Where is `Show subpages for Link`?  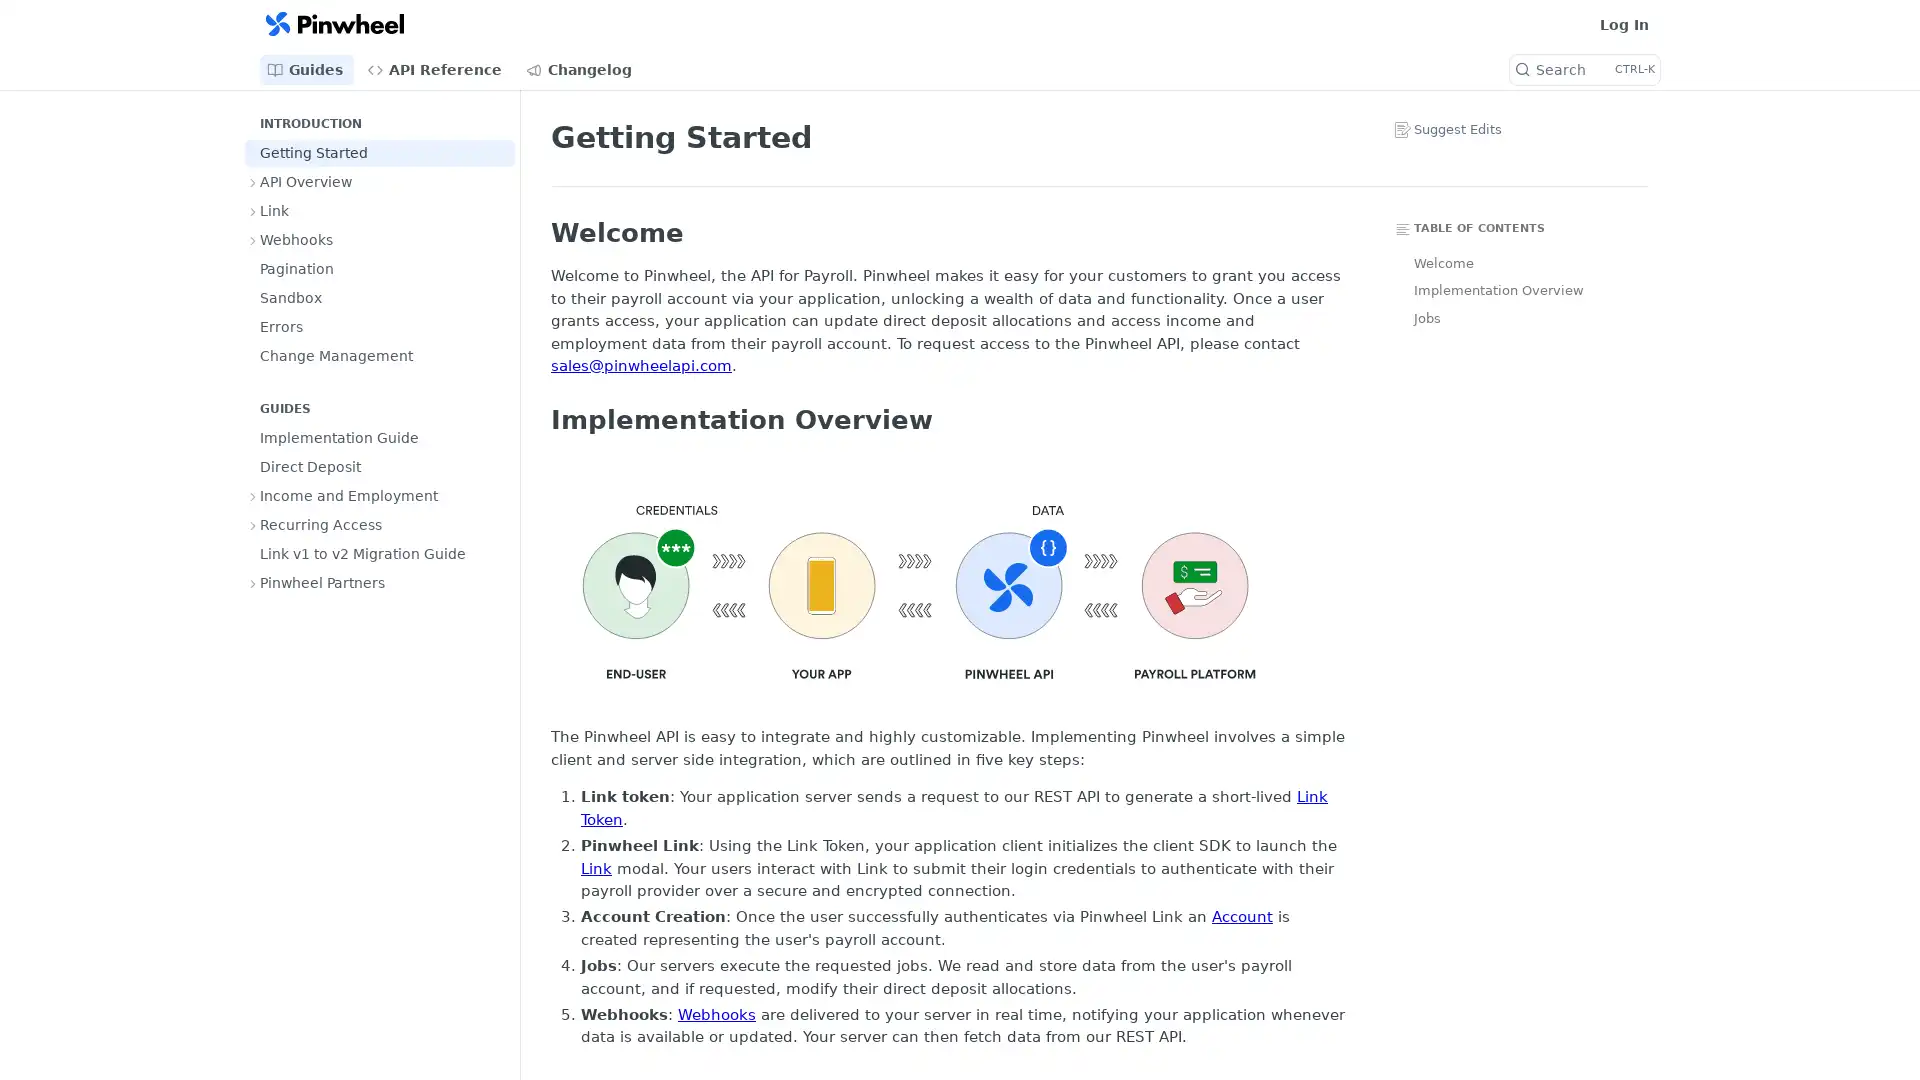 Show subpages for Link is located at coordinates (253, 211).